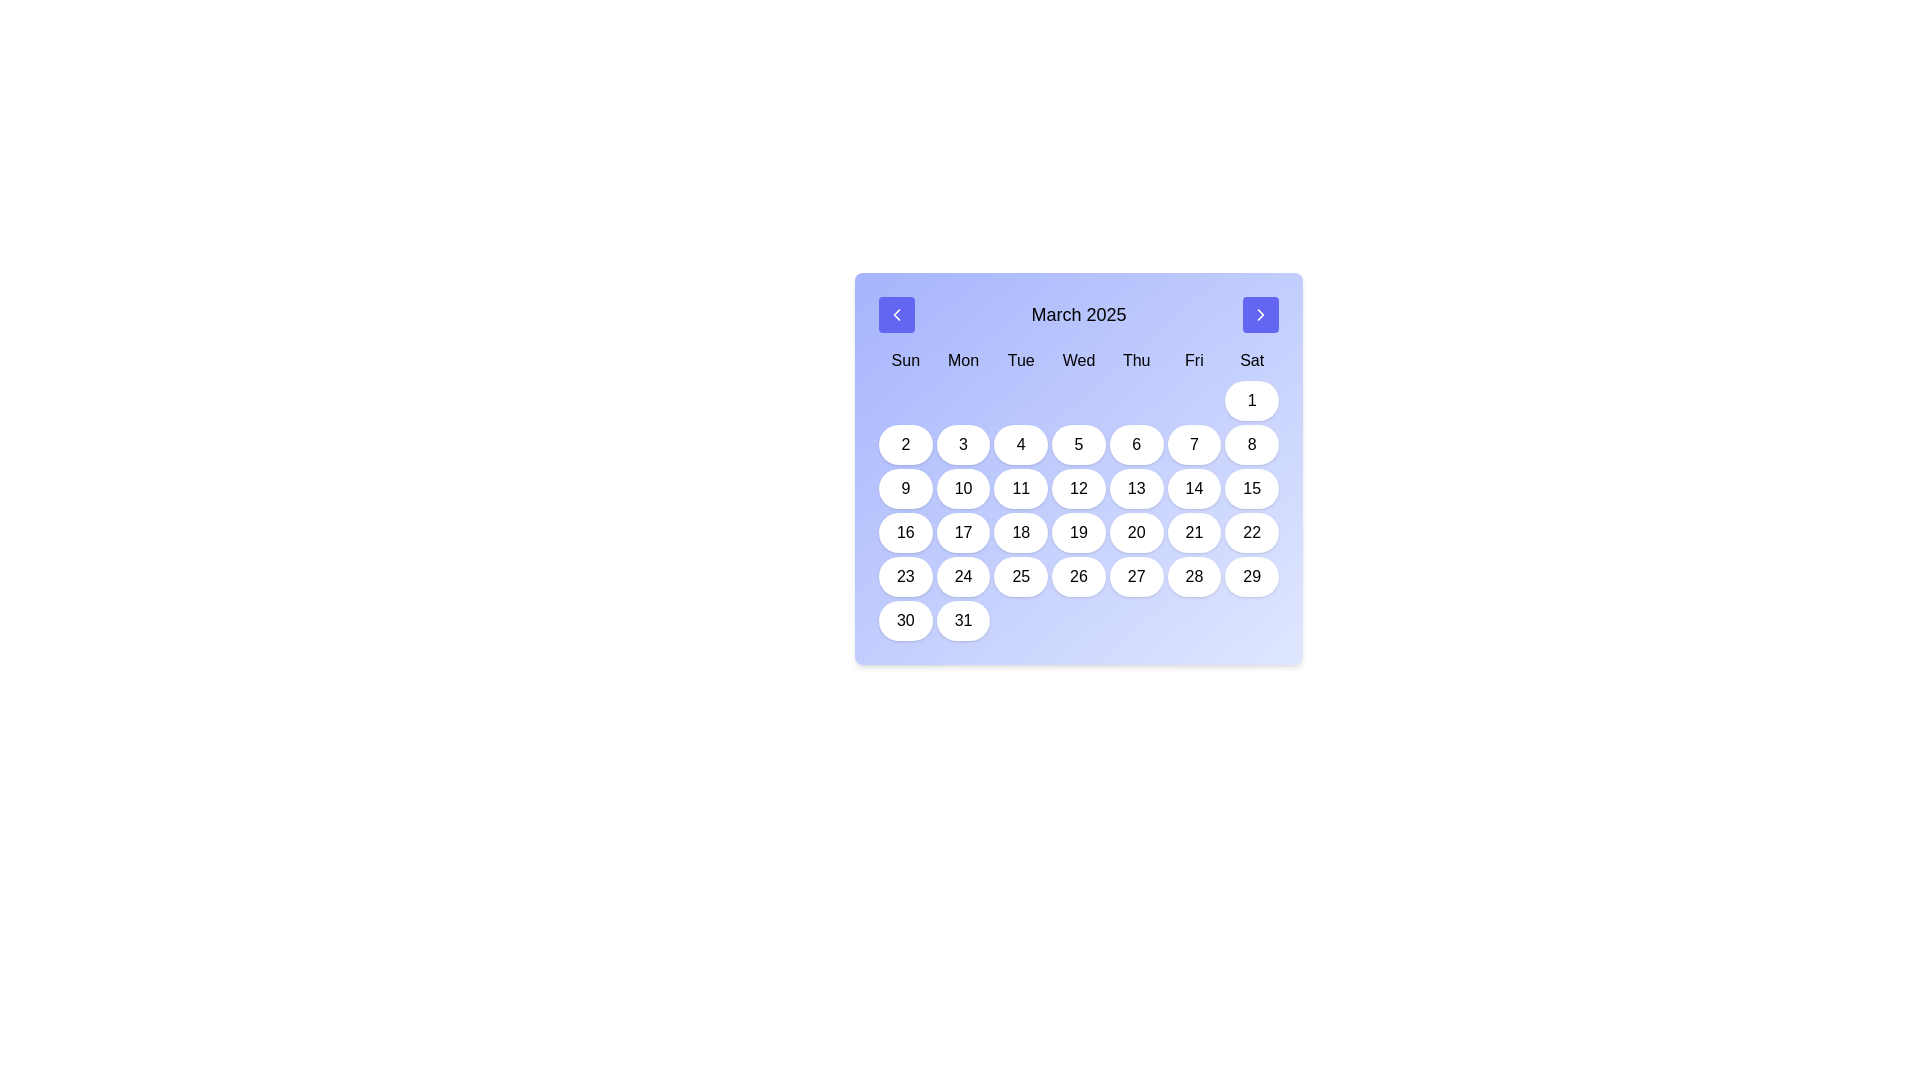  Describe the element at coordinates (963, 361) in the screenshot. I see `the text label displaying 'Mon' in bold font, located in the second position of the weekday headers above the main calendar dates grid` at that location.